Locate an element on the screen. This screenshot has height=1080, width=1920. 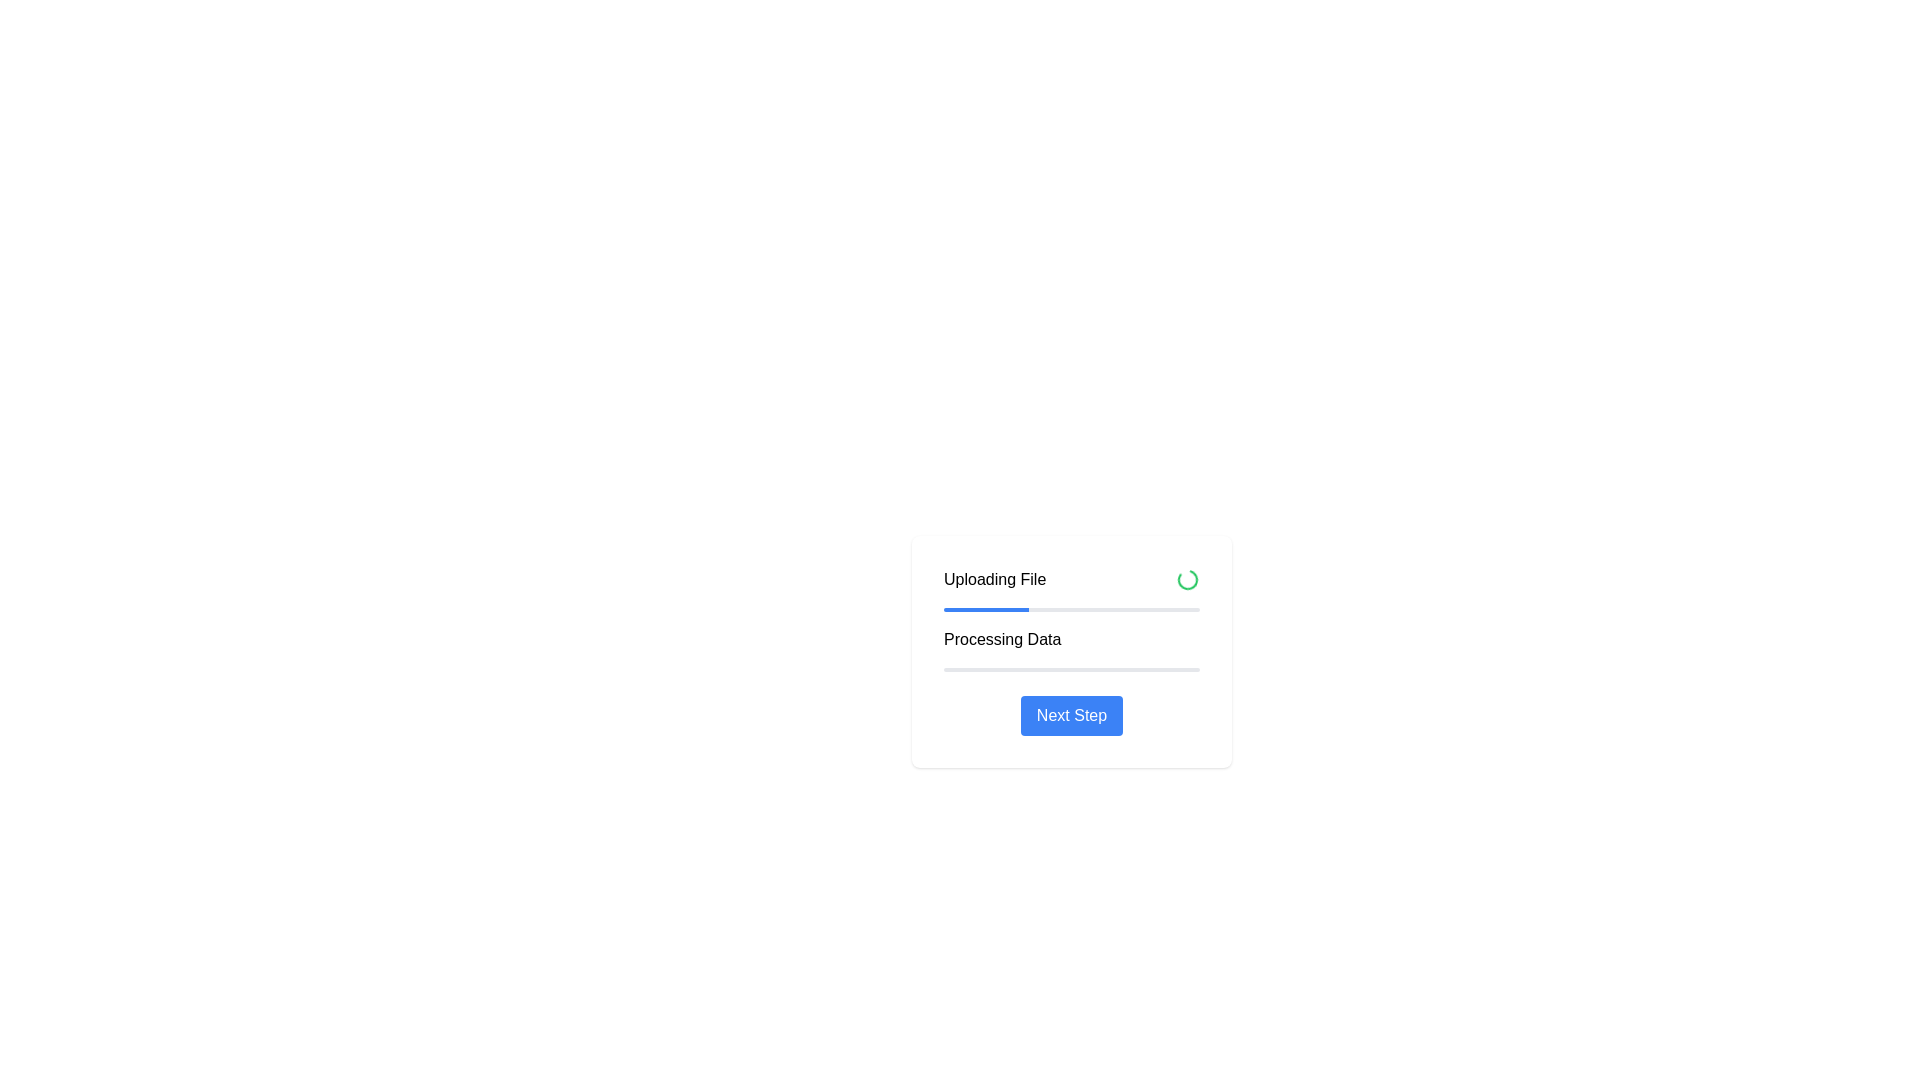
the progress bar is located at coordinates (1017, 608).